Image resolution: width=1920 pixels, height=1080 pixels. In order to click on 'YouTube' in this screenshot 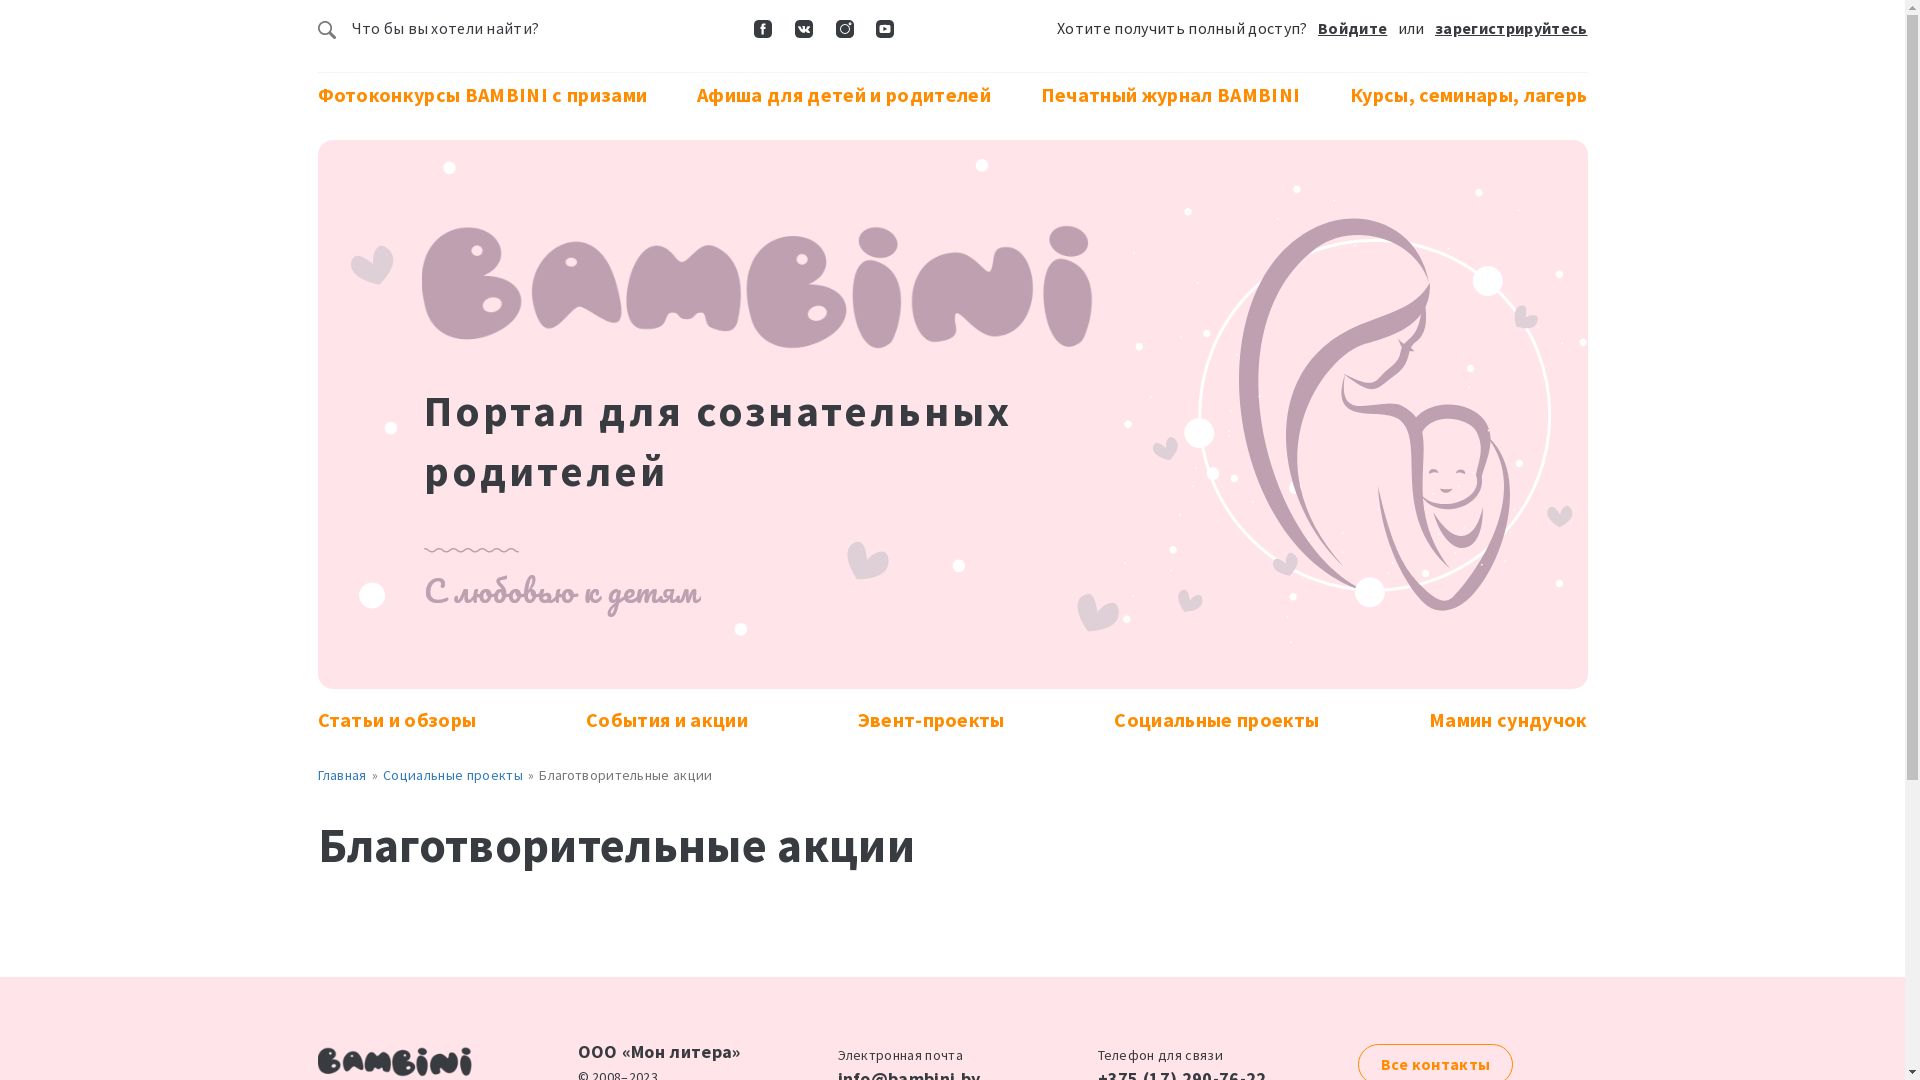, I will do `click(884, 36)`.